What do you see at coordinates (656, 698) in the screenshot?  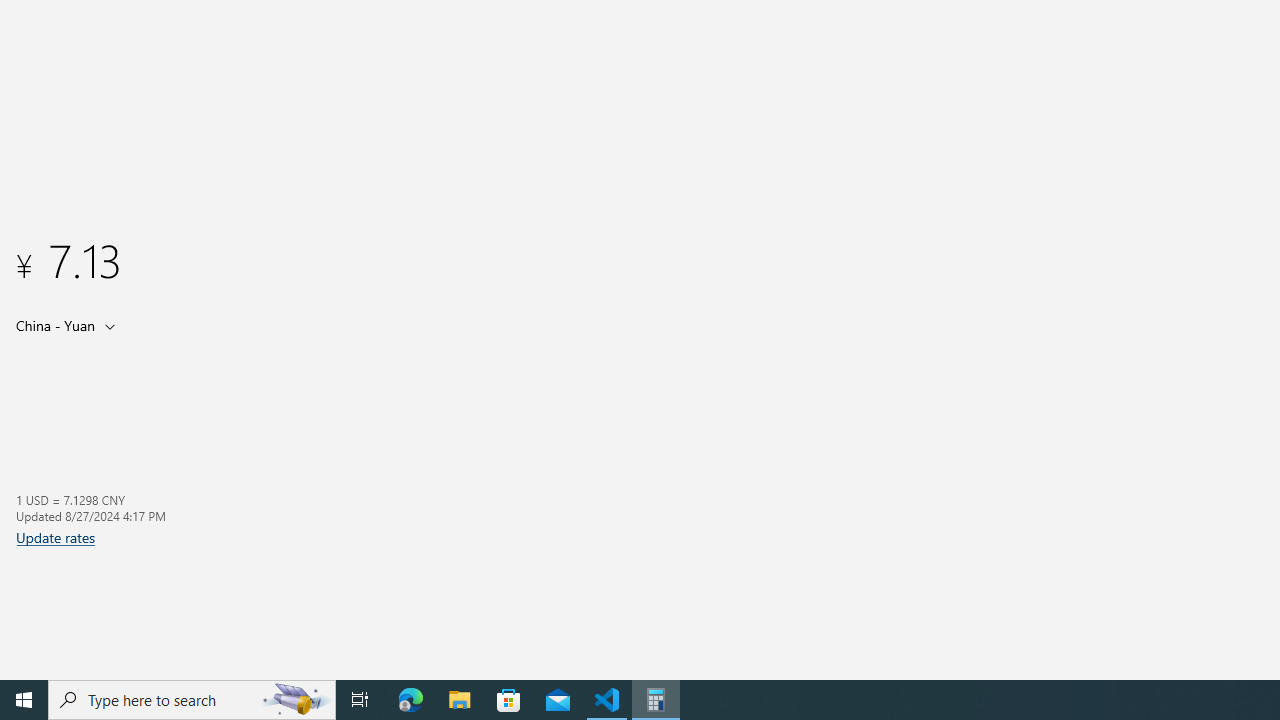 I see `'Calculator - 1 running window'` at bounding box center [656, 698].